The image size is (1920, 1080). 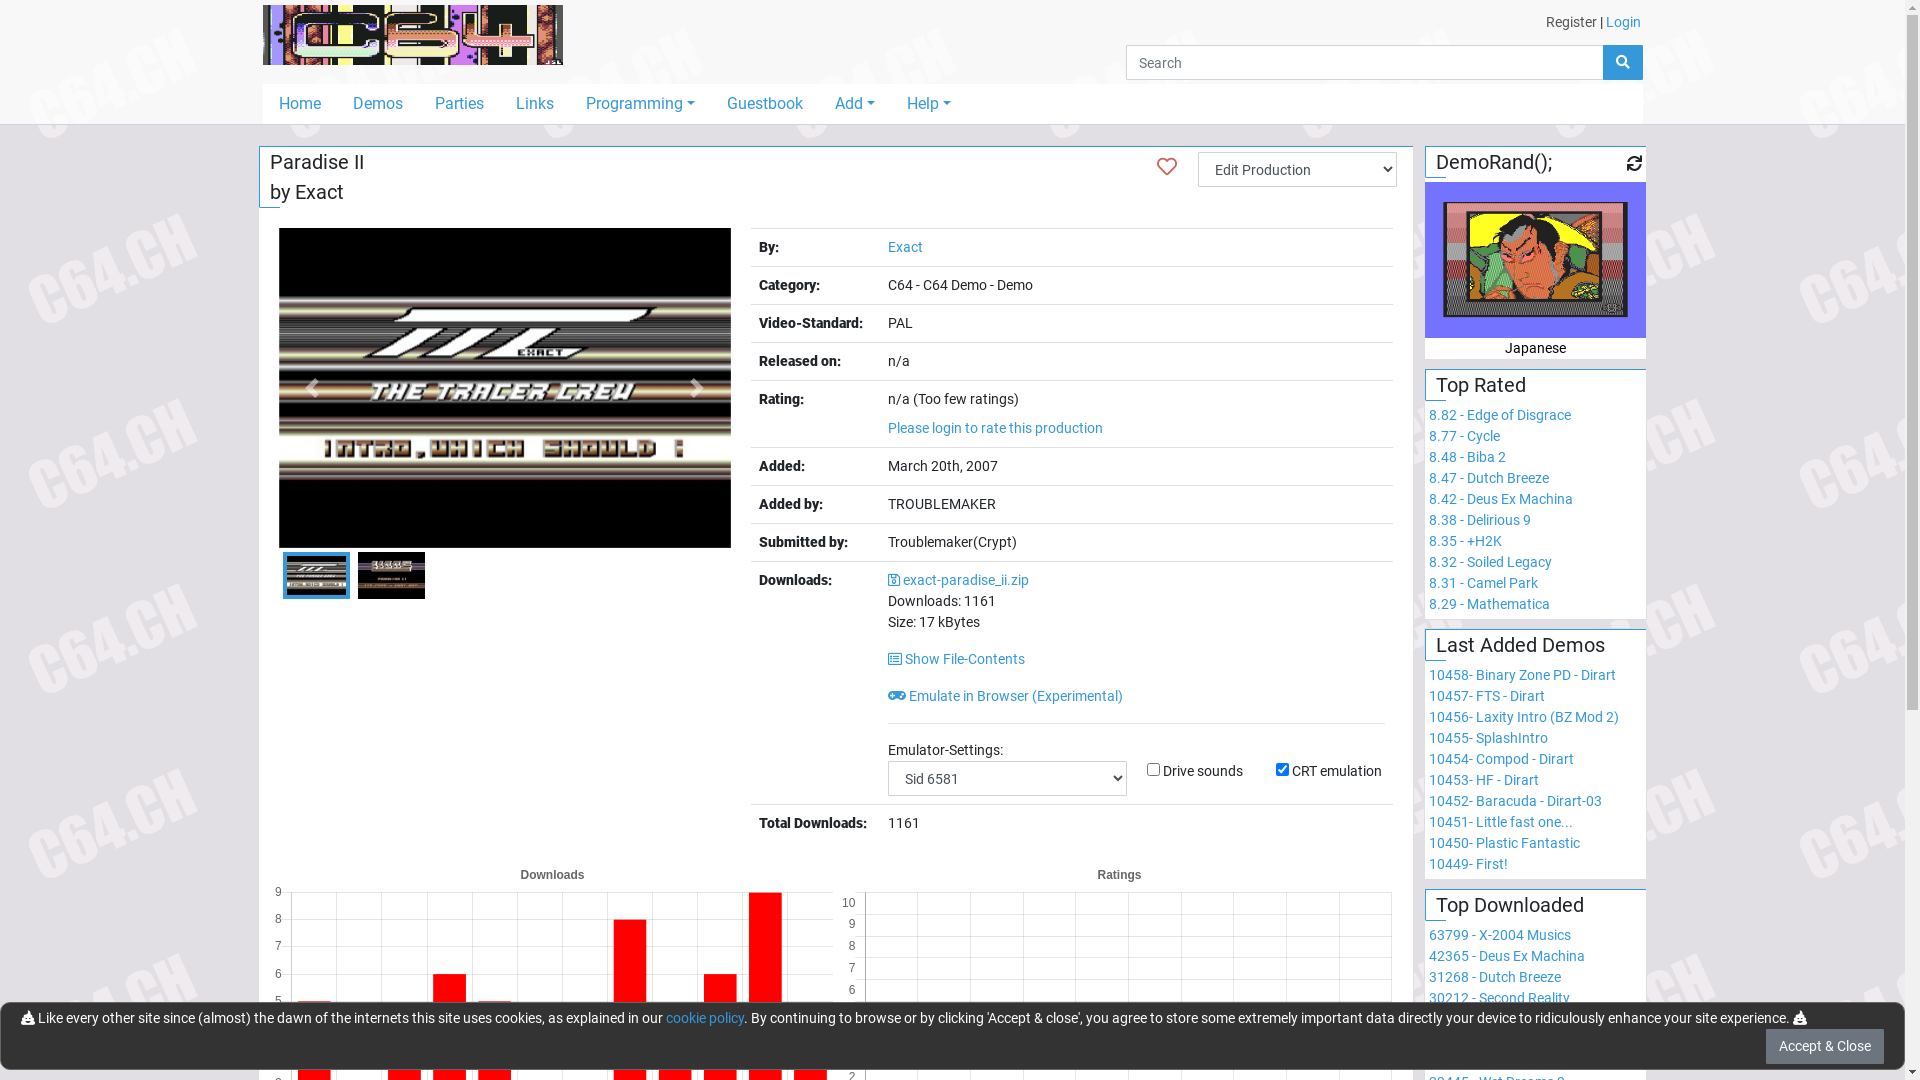 I want to click on '8.35 - +H2K', so click(x=1465, y=540).